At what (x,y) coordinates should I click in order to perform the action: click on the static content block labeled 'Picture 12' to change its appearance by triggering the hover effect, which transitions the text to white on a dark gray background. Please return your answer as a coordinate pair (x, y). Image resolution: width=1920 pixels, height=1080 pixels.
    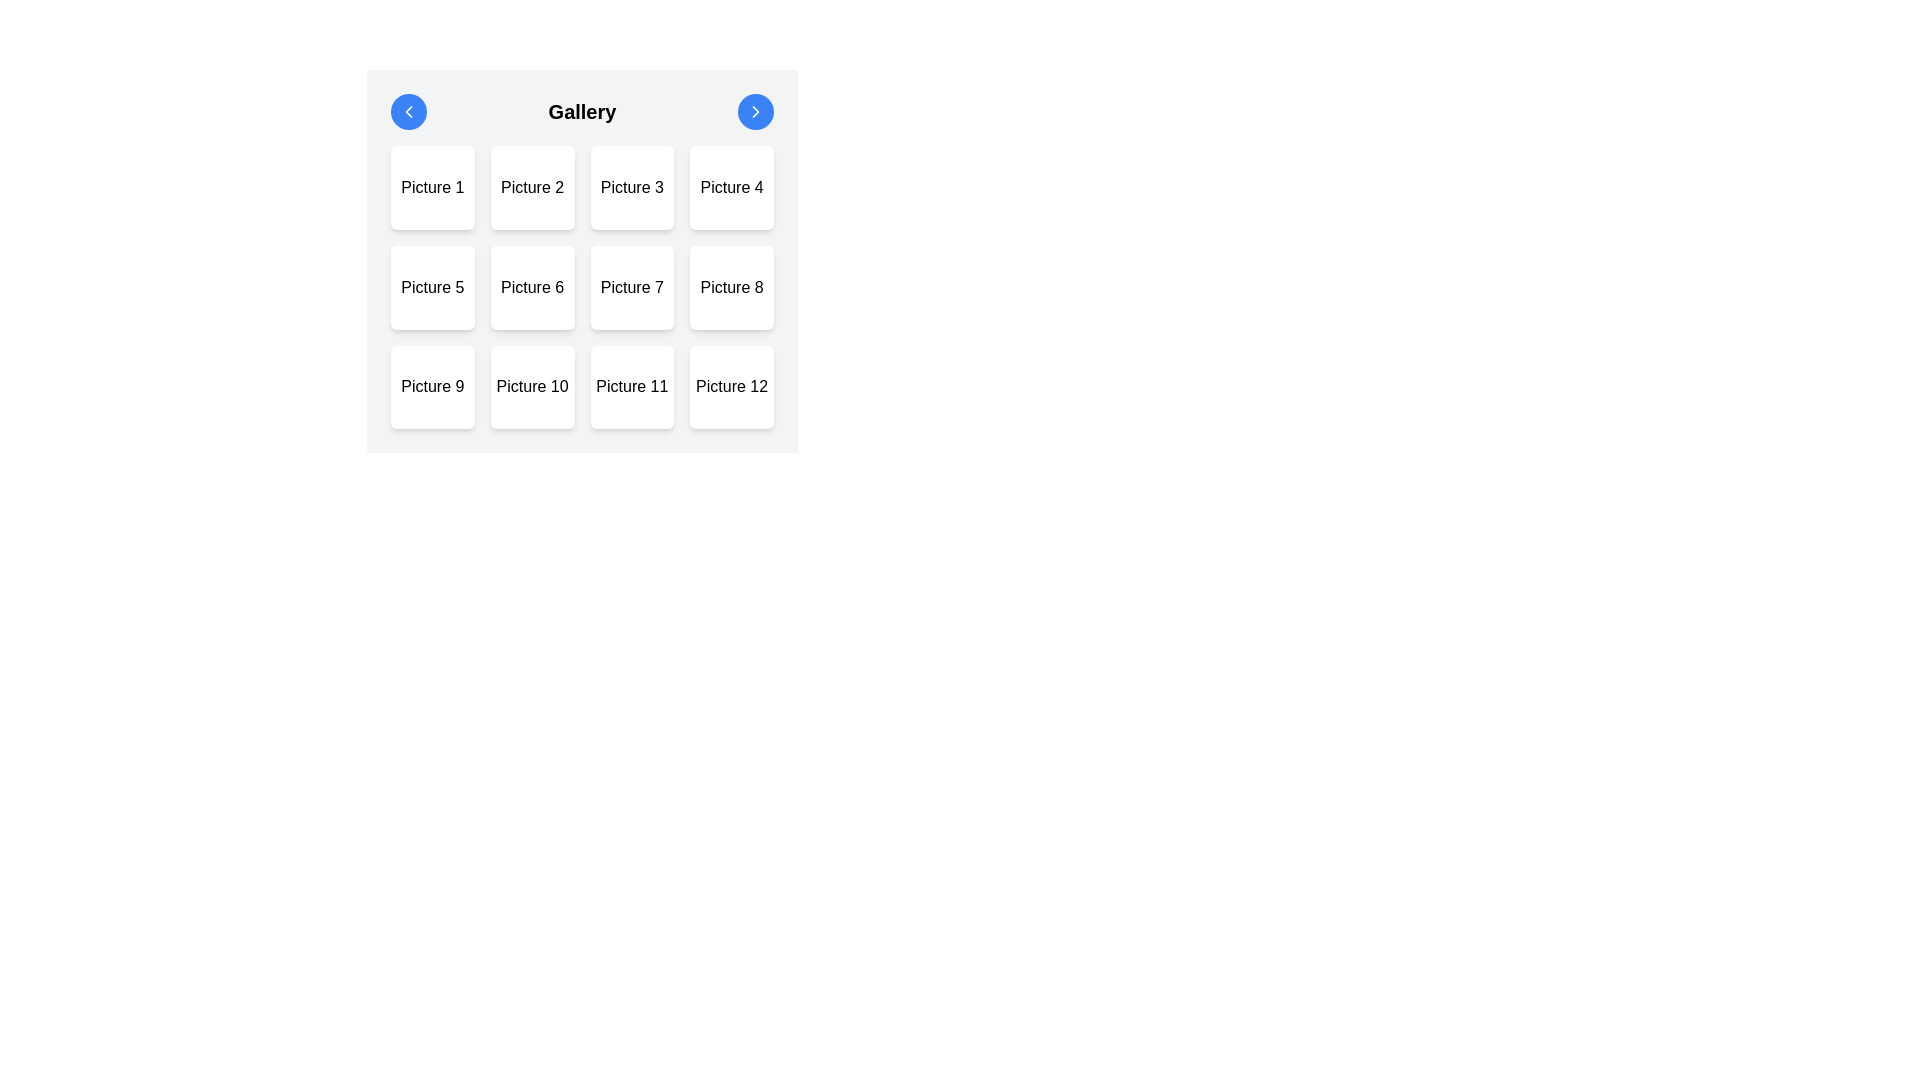
    Looking at the image, I should click on (731, 387).